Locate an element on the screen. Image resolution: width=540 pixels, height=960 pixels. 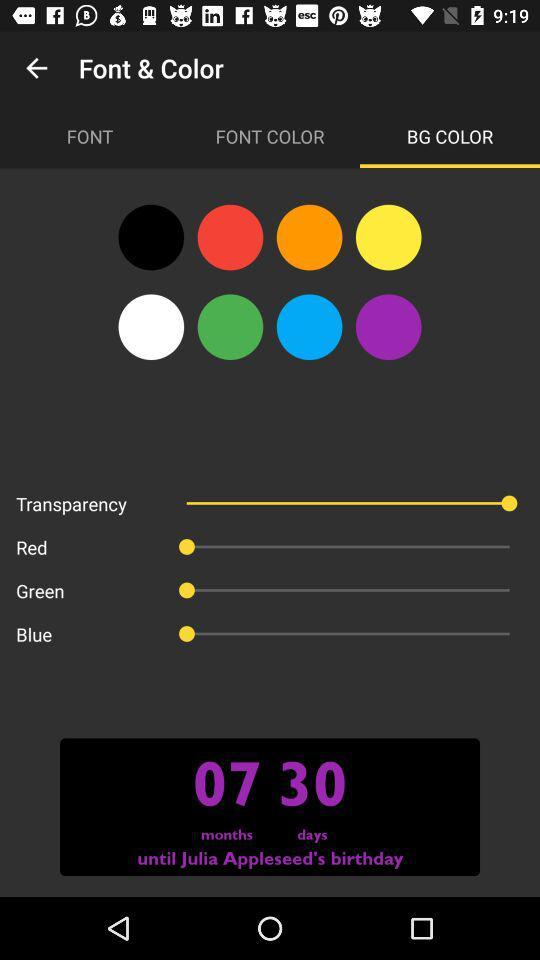
the item below font is located at coordinates (150, 237).